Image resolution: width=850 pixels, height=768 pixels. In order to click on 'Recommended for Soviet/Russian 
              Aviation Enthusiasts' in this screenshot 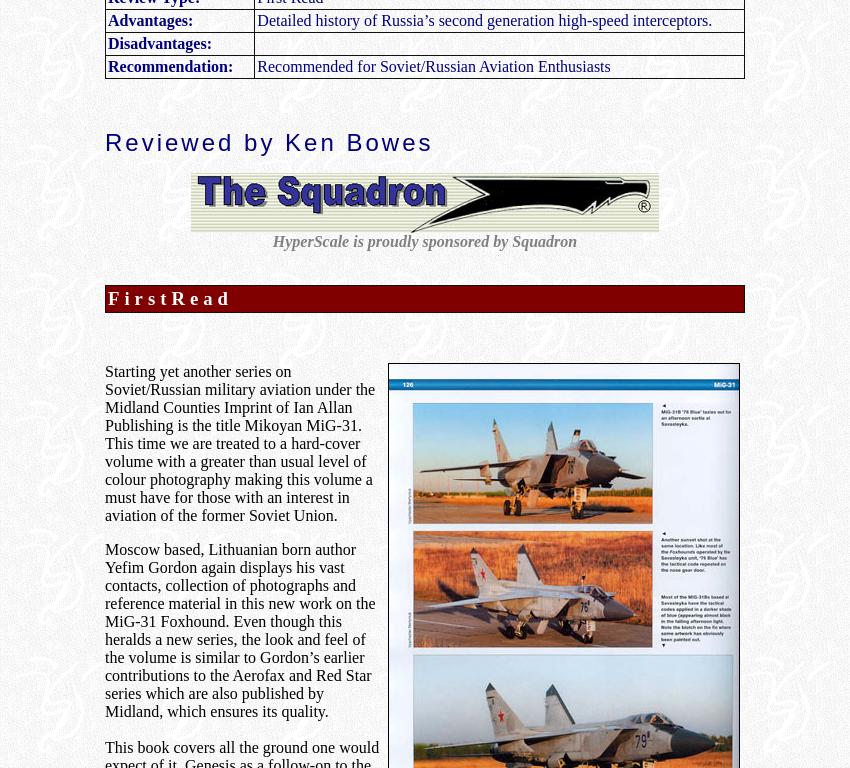, I will do `click(432, 65)`.